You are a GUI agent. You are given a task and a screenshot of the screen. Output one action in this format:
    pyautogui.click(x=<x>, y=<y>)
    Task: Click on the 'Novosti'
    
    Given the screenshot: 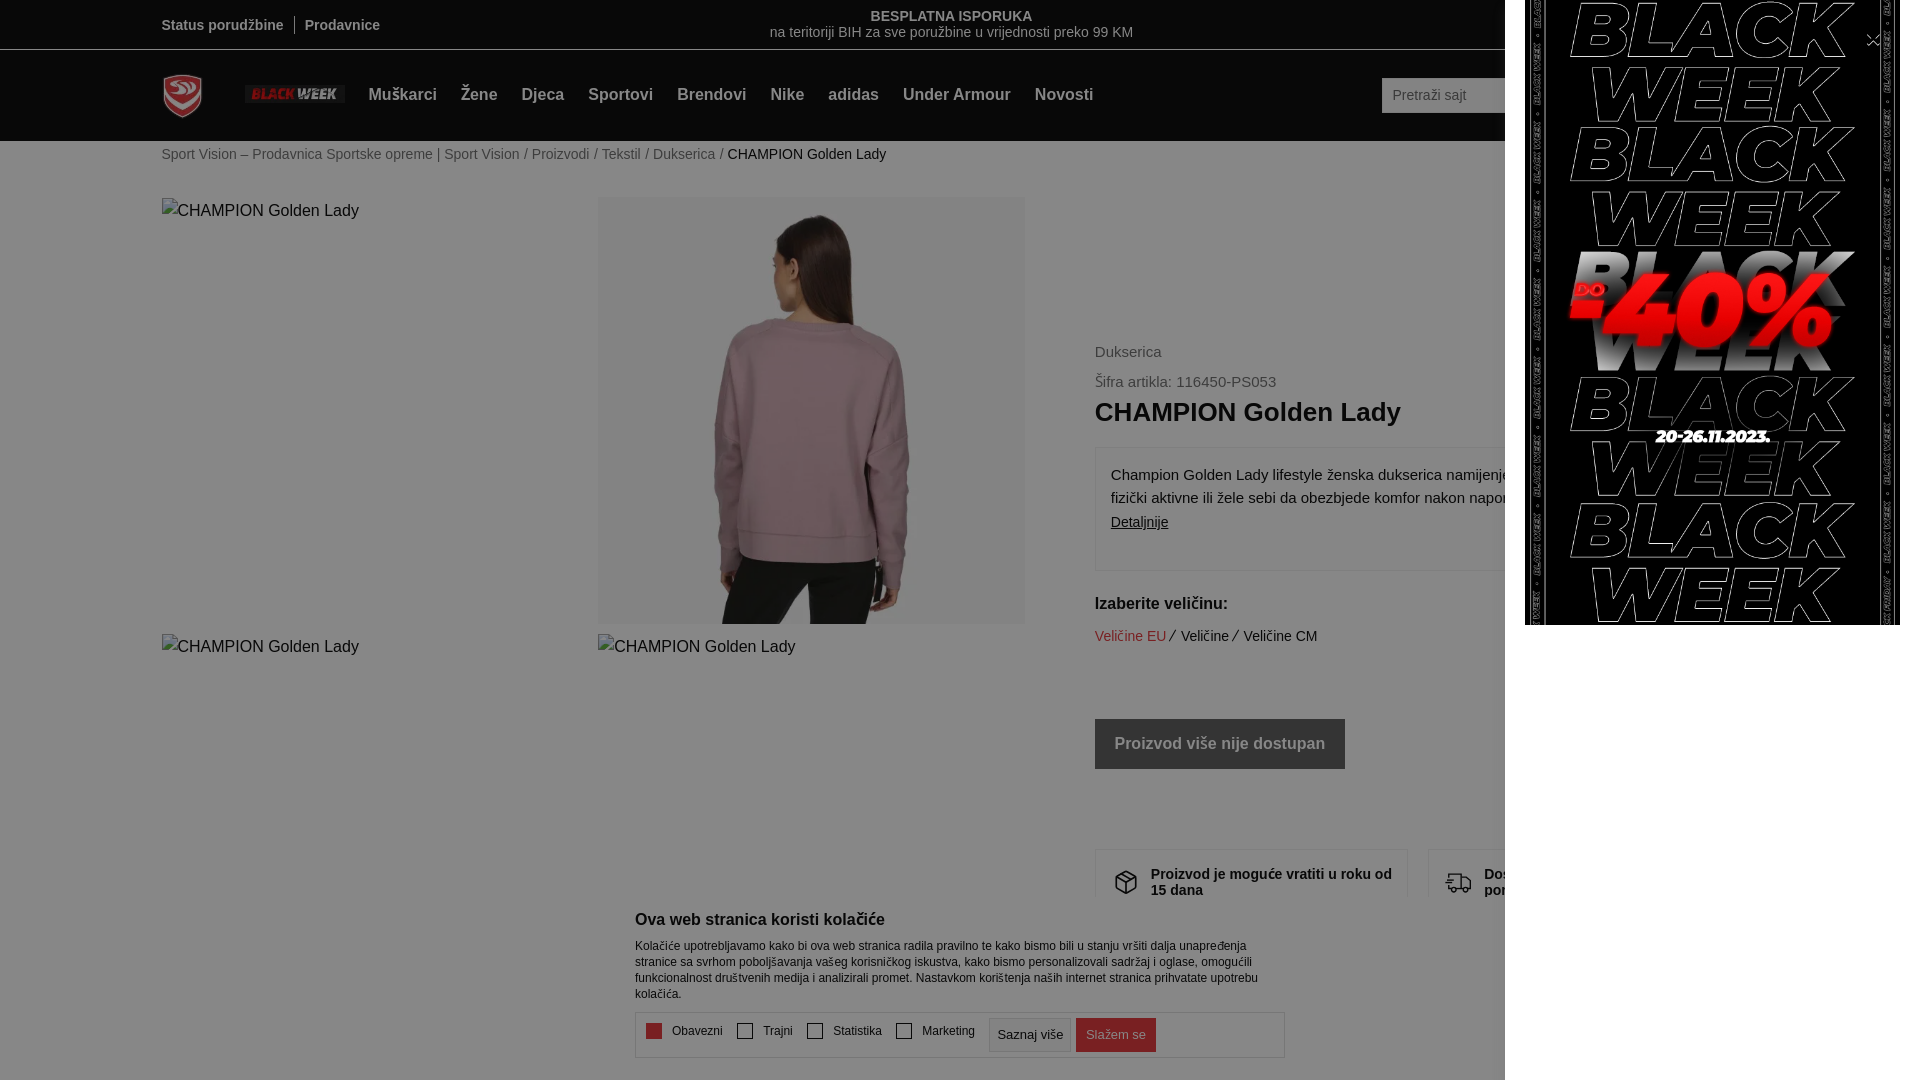 What is the action you would take?
    pyautogui.click(x=1022, y=95)
    